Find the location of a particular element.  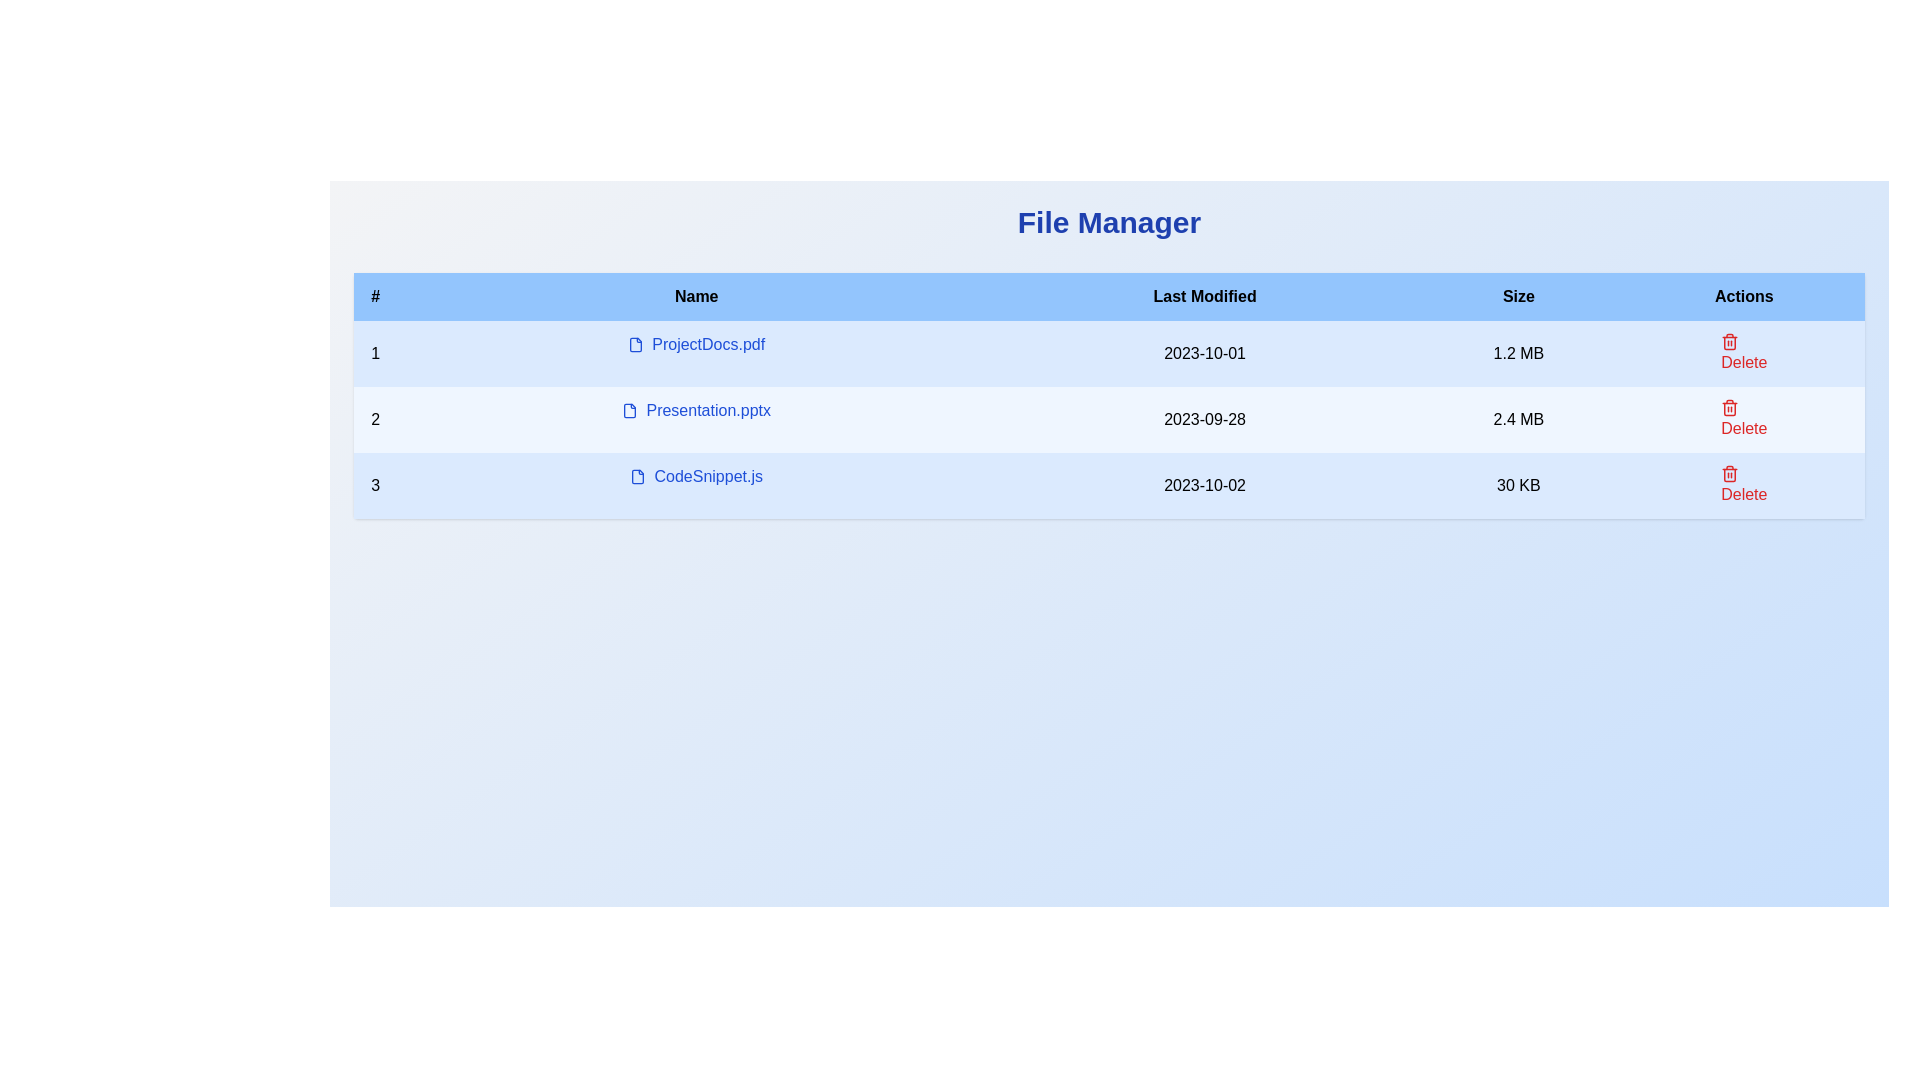

the icon representing the file 'CodeSnippet.js' located in the third row of the table under the 'Name' column is located at coordinates (637, 477).